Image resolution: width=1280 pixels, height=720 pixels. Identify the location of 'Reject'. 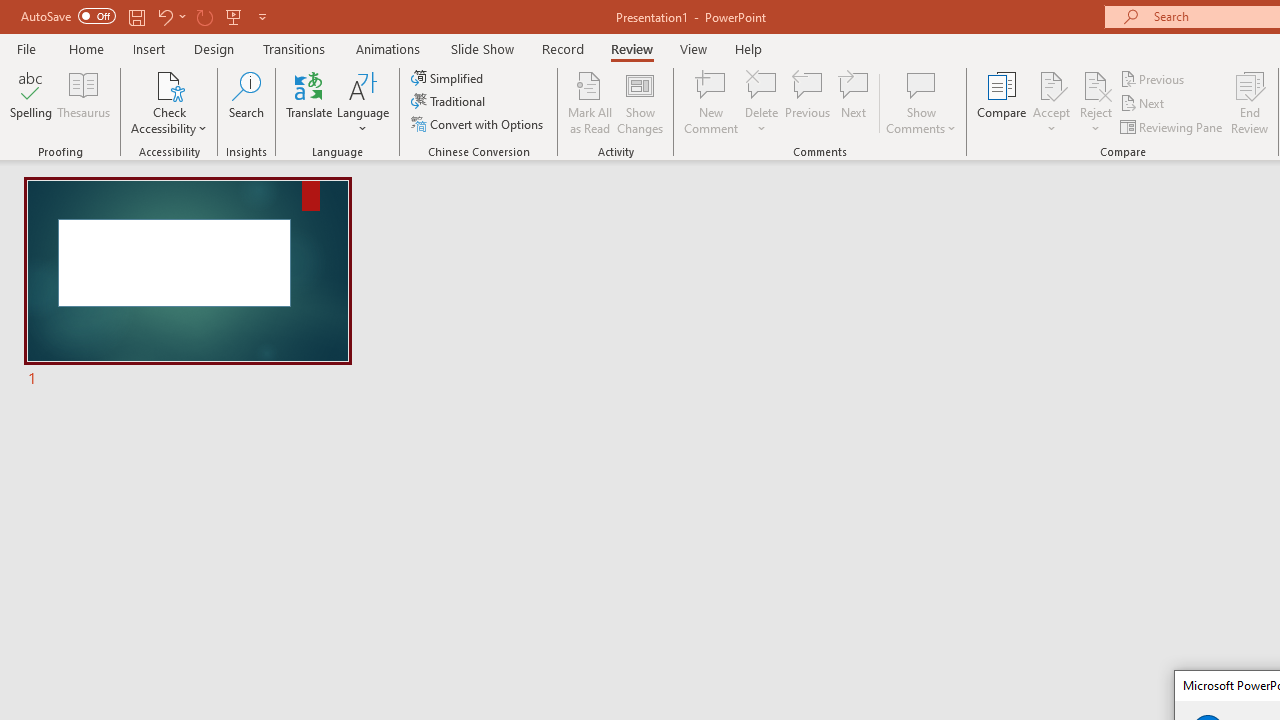
(1095, 103).